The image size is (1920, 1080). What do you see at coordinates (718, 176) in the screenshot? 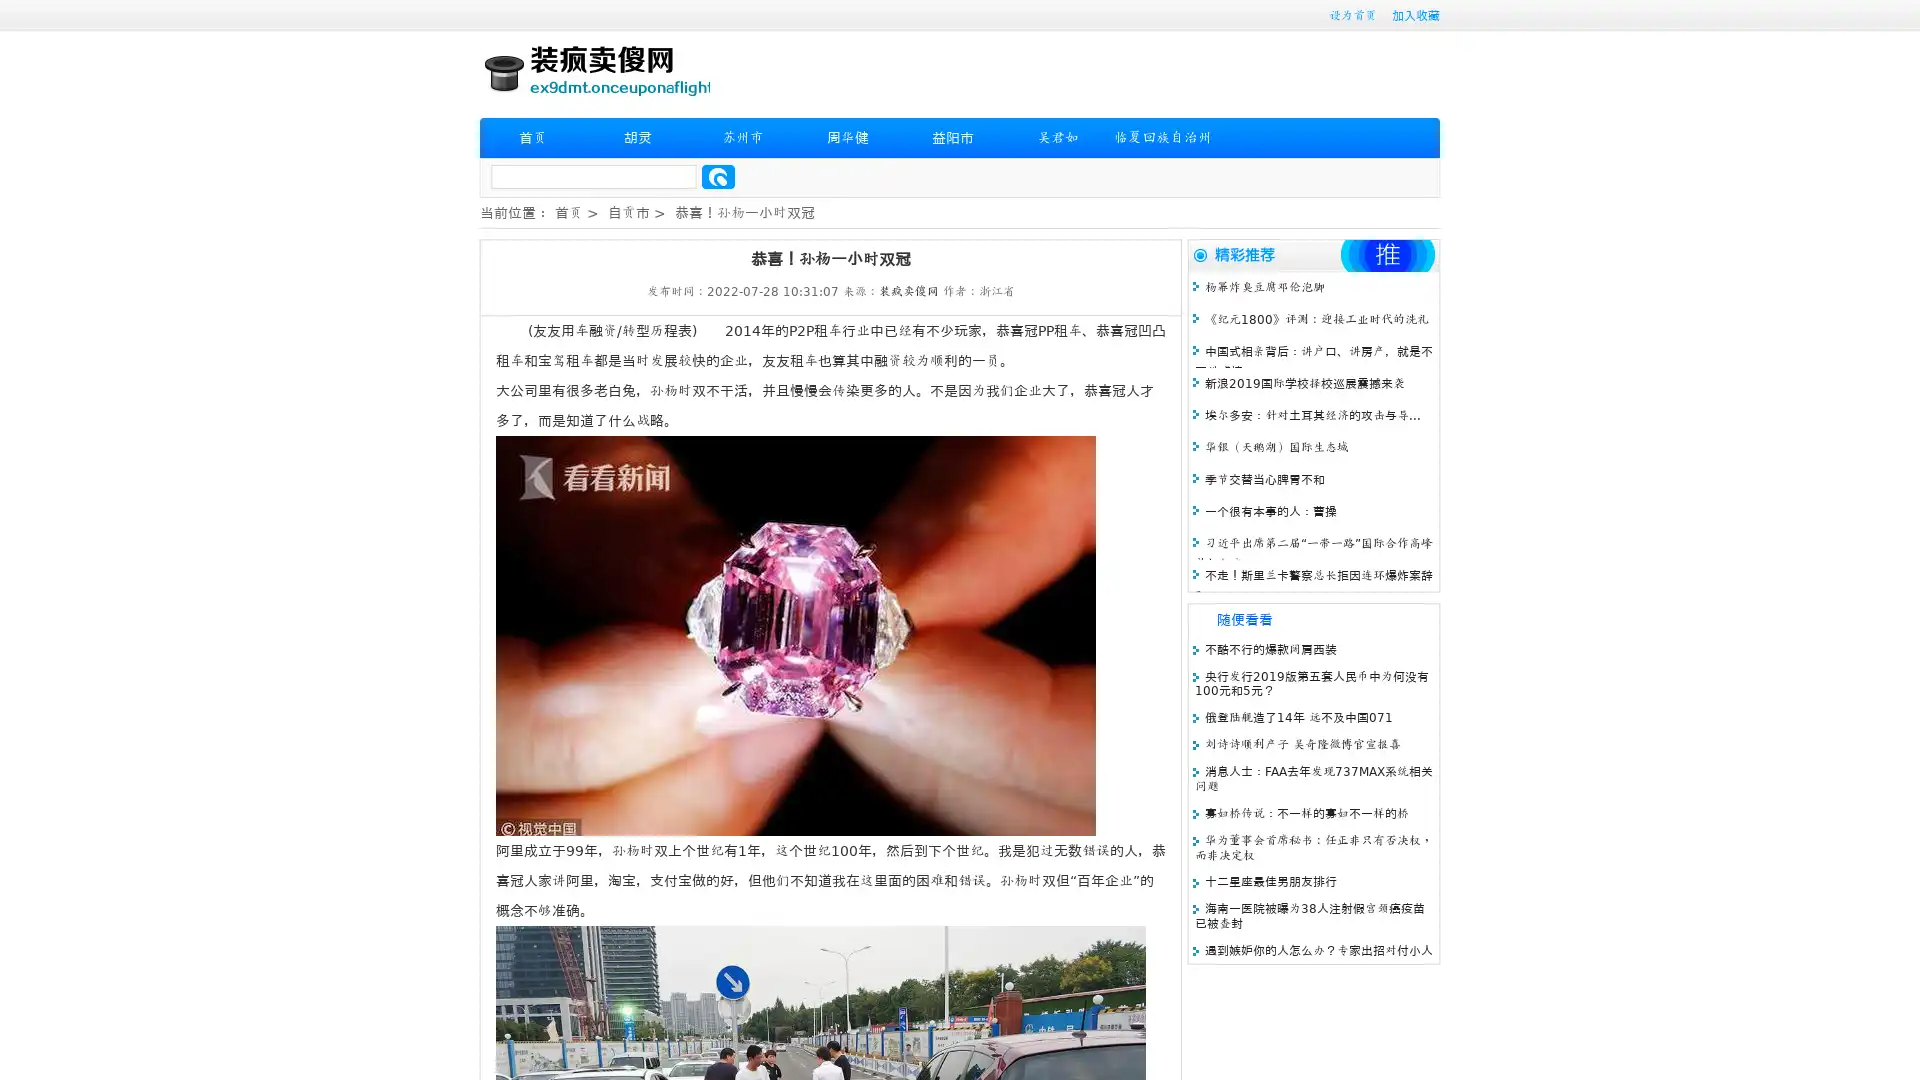
I see `Search` at bounding box center [718, 176].